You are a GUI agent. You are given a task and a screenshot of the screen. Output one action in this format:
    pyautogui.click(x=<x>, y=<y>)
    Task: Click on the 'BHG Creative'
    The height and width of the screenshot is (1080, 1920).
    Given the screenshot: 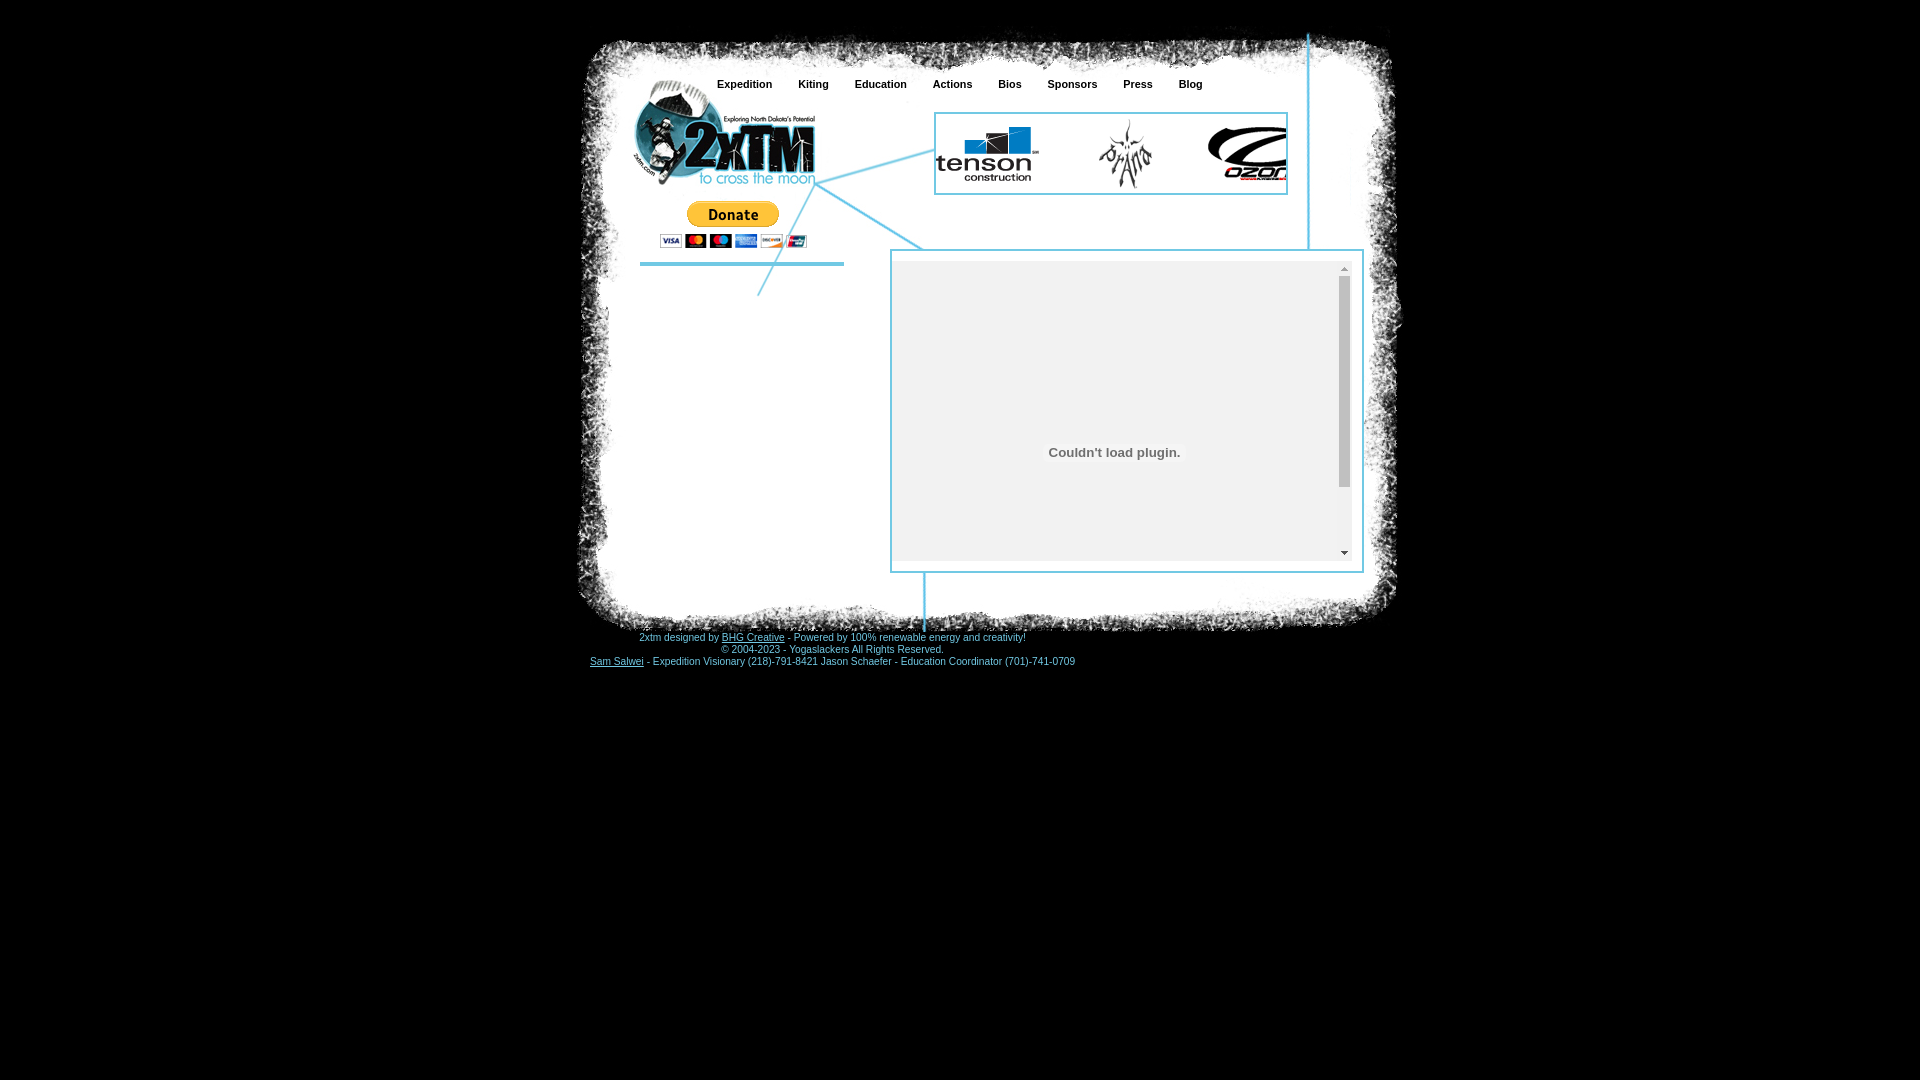 What is the action you would take?
    pyautogui.click(x=752, y=637)
    